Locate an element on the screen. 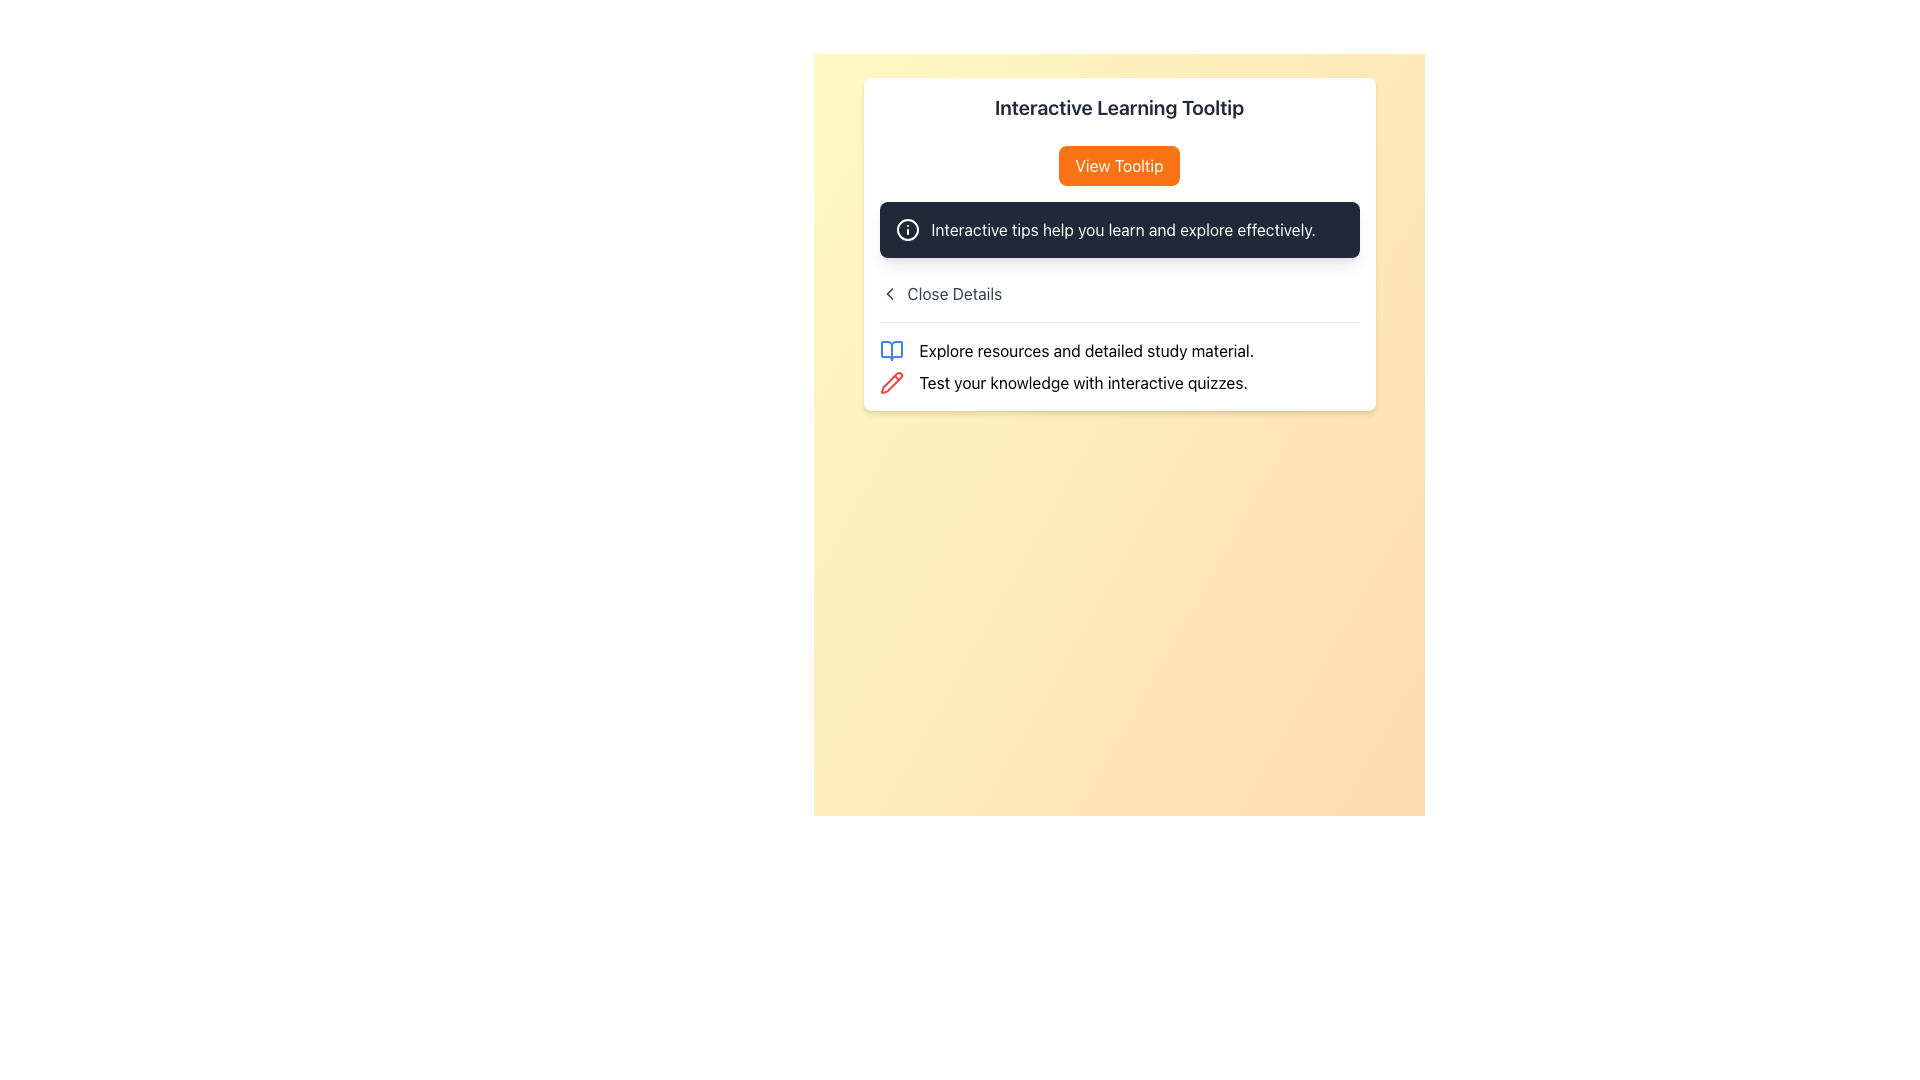 This screenshot has height=1080, width=1920. the Tooltip-like informational box that contains the text 'Interactive tips help you learn and explore effectively.' It is located within the interactive learning section, below the 'View Tooltip' button is located at coordinates (1118, 243).